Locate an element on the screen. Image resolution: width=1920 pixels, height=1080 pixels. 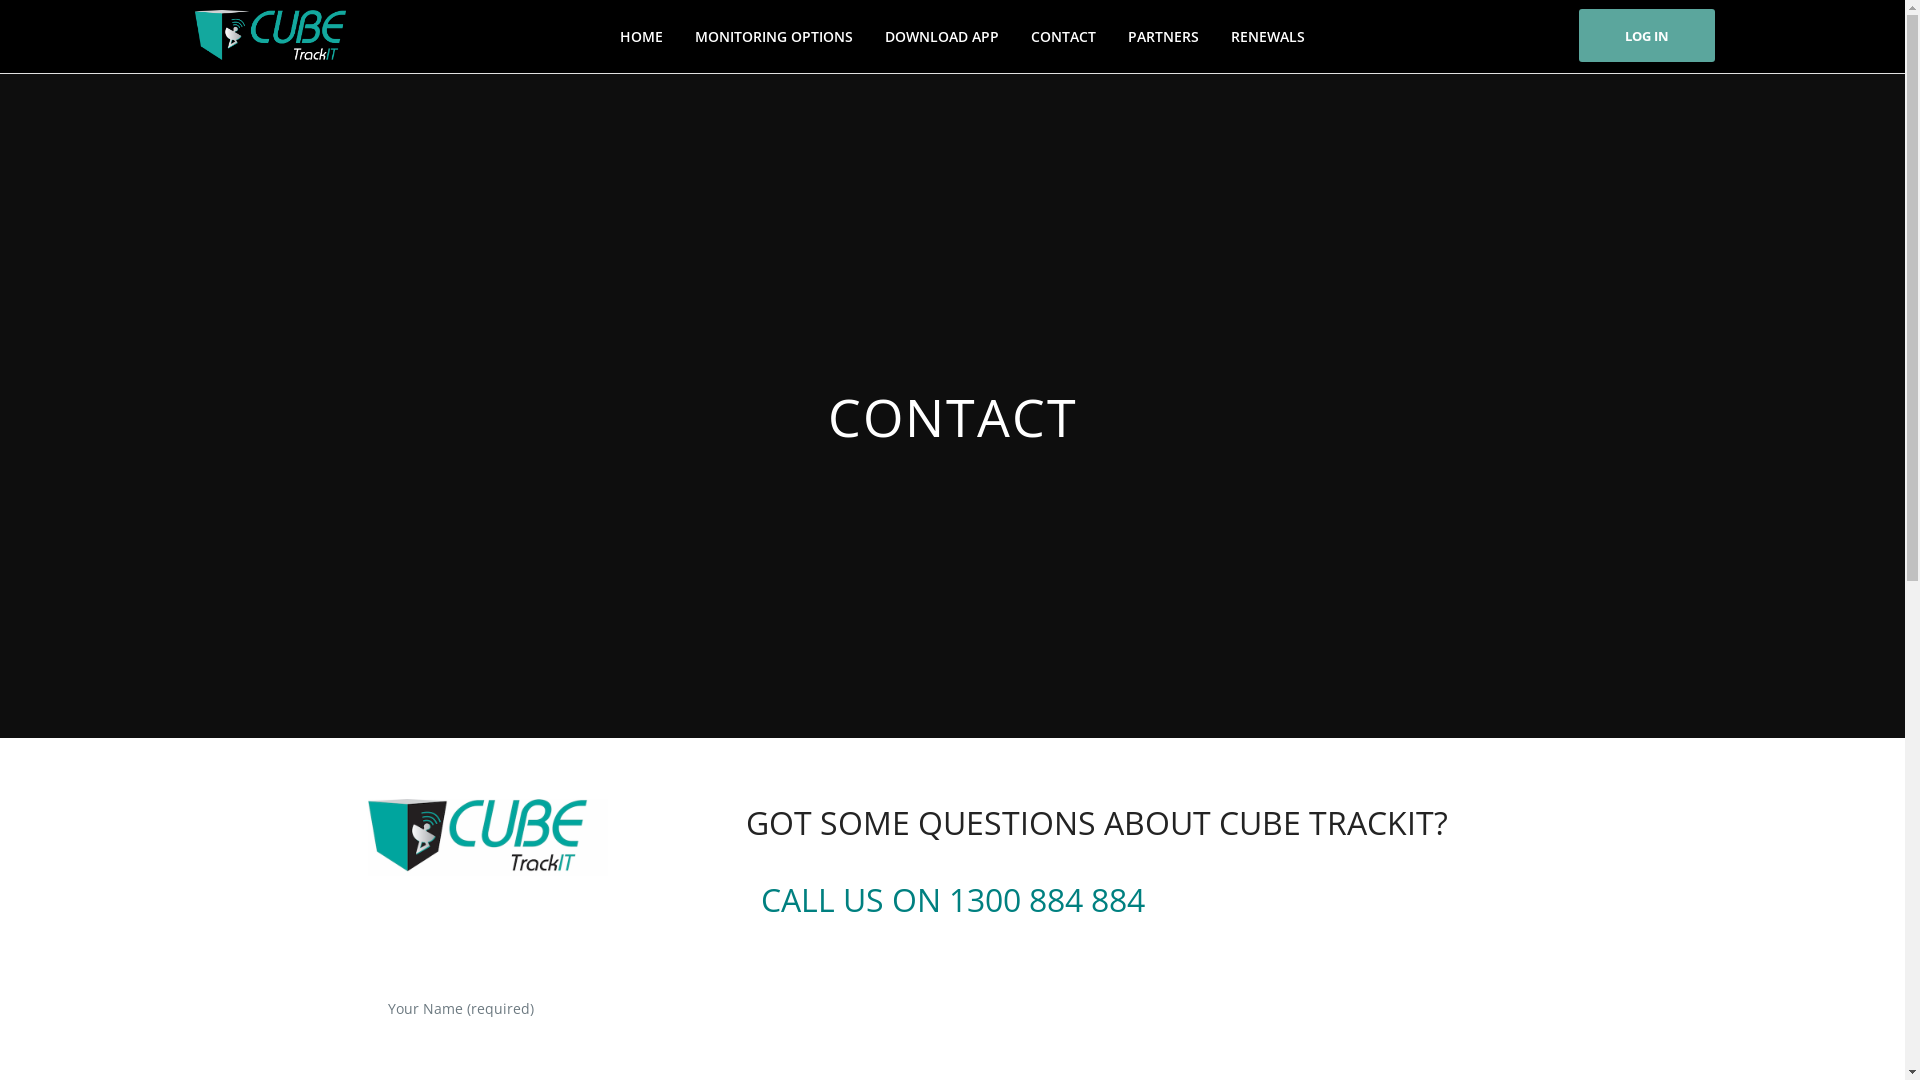
'LOG IN' is located at coordinates (1646, 35).